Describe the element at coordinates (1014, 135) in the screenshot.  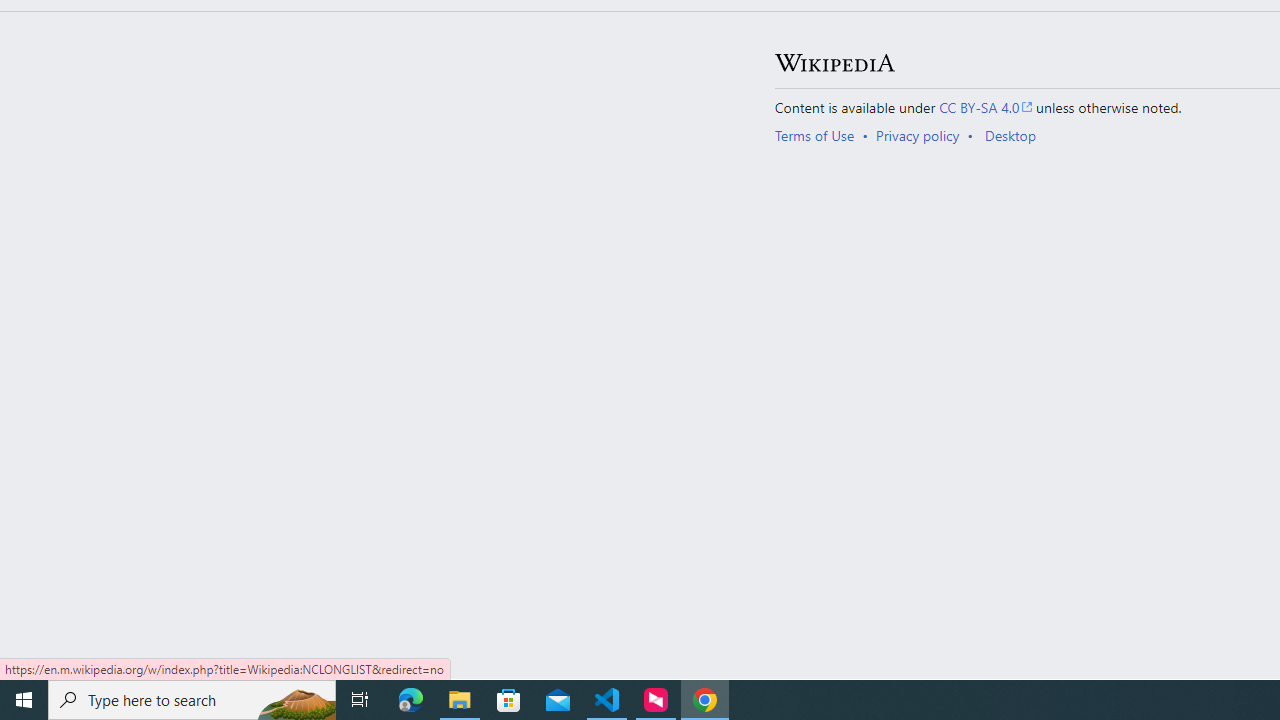
I see `'AutomationID: footer-places-desktop-toggle'` at that location.